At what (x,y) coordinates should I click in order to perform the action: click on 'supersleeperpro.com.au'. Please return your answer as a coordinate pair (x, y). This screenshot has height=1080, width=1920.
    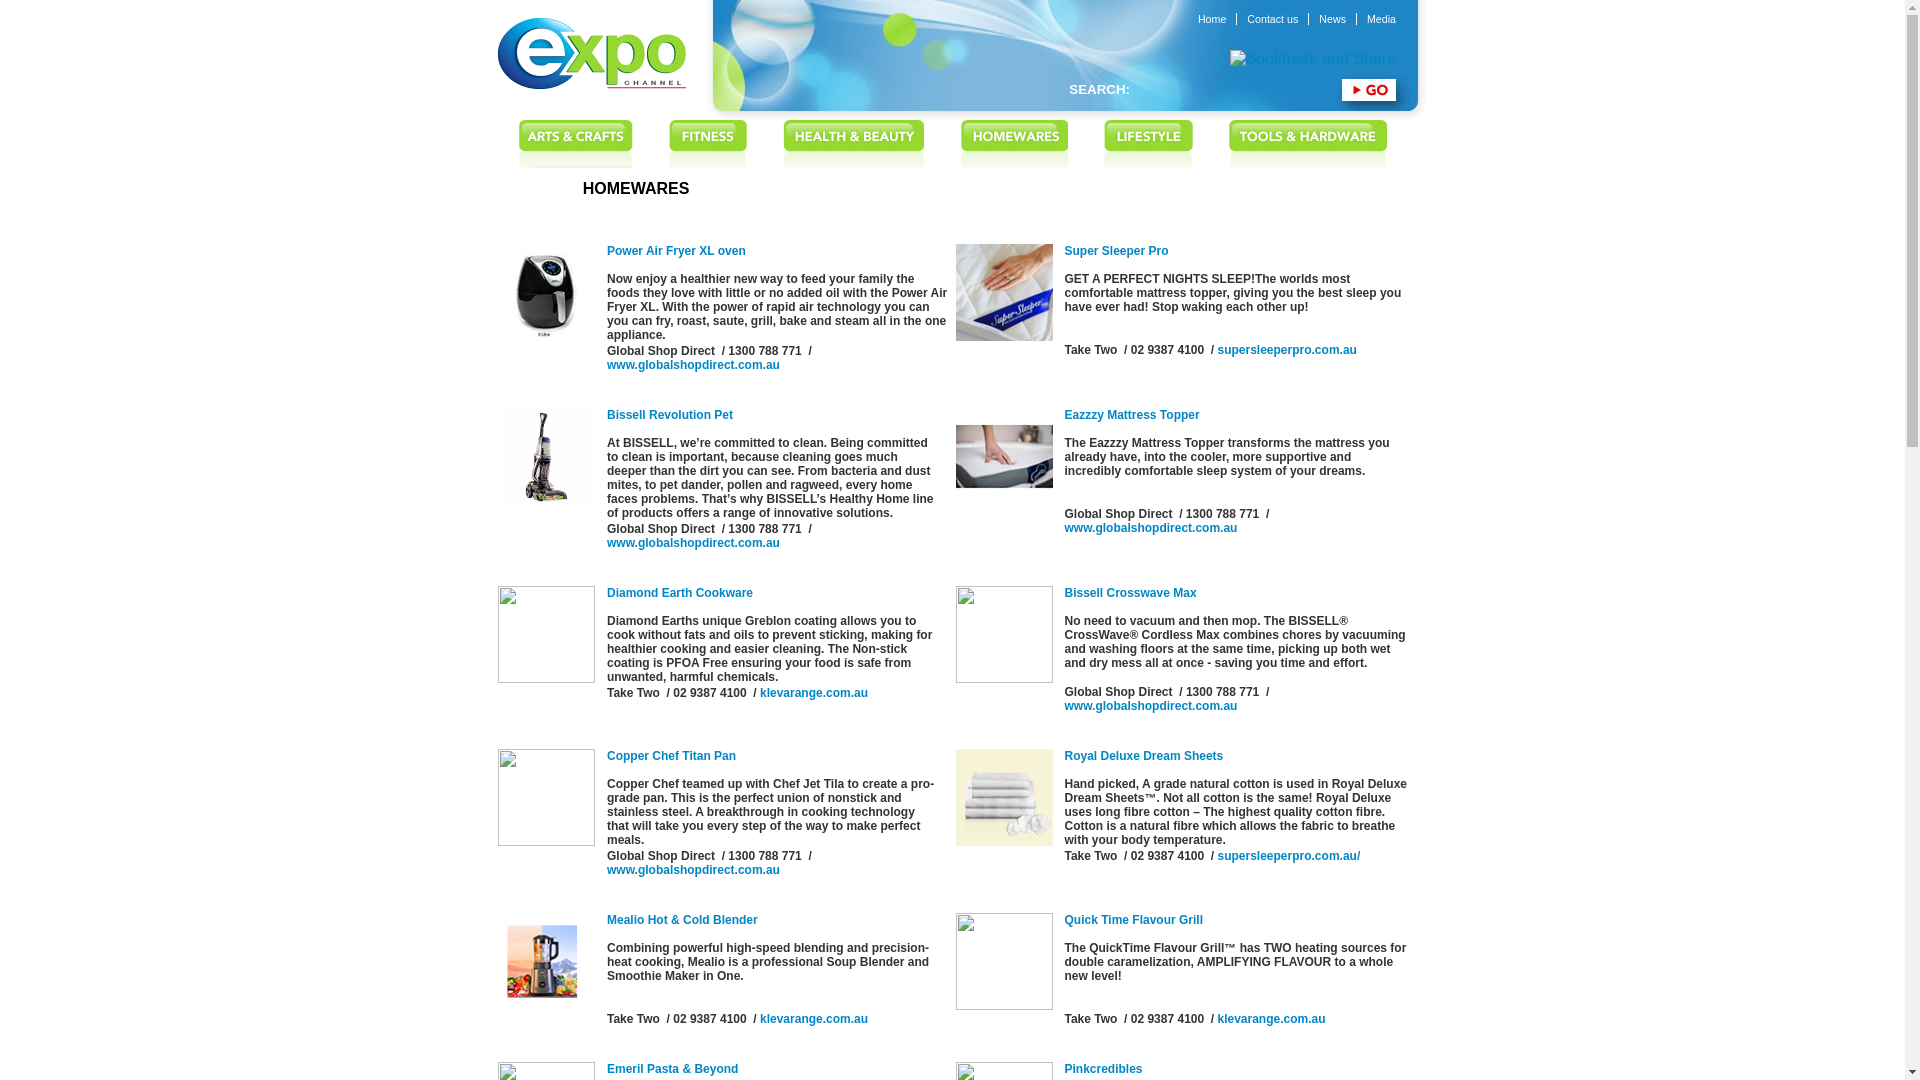
    Looking at the image, I should click on (1287, 349).